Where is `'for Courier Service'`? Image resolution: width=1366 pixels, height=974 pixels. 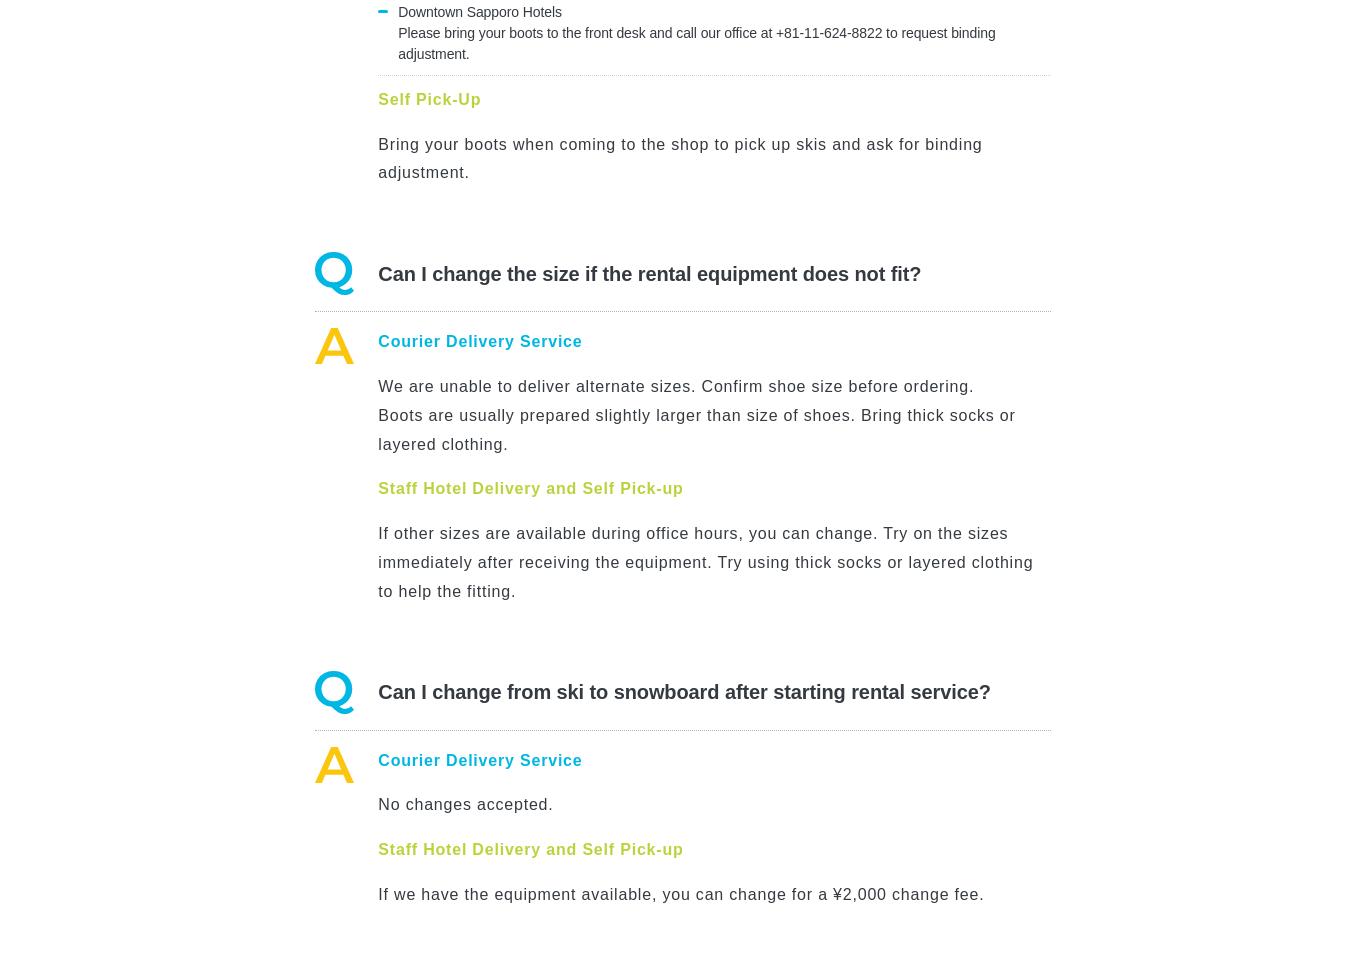
'for Courier Service' is located at coordinates (444, 655).